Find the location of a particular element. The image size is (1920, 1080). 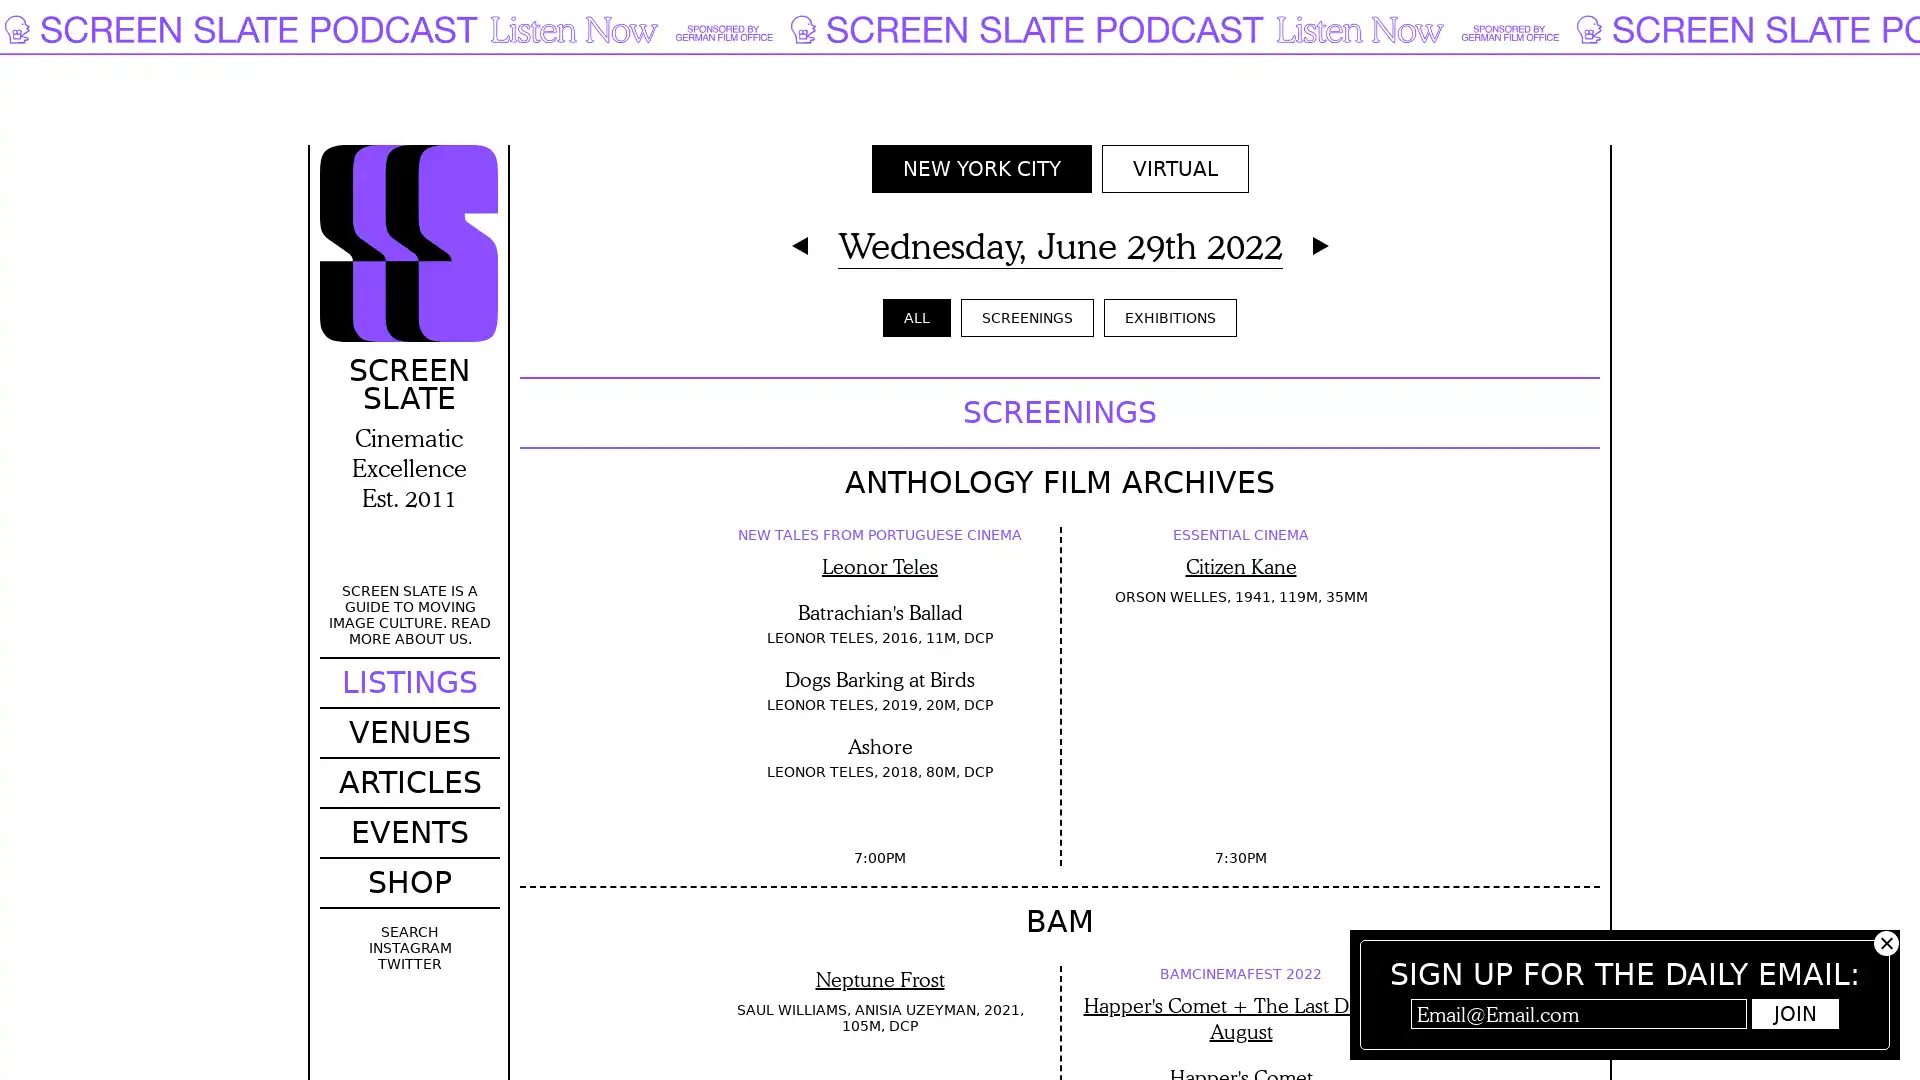

Hide subscribe popup is located at coordinates (1885, 943).